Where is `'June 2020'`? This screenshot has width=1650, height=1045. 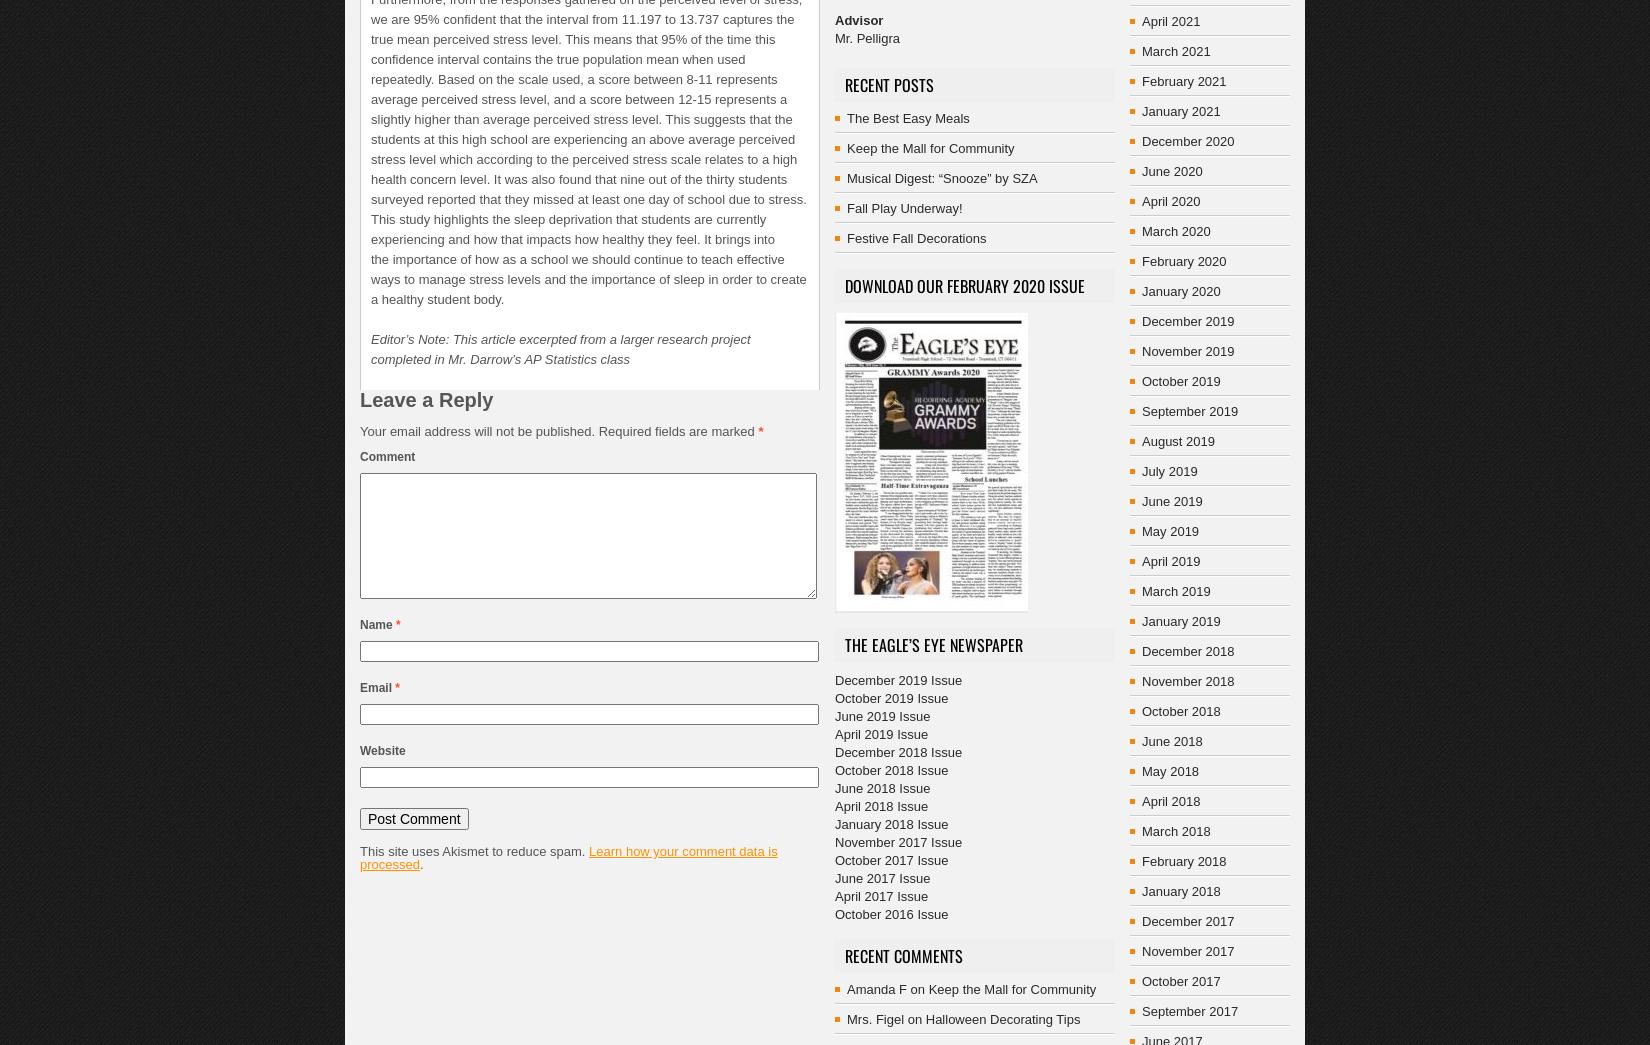 'June 2020' is located at coordinates (1171, 170).